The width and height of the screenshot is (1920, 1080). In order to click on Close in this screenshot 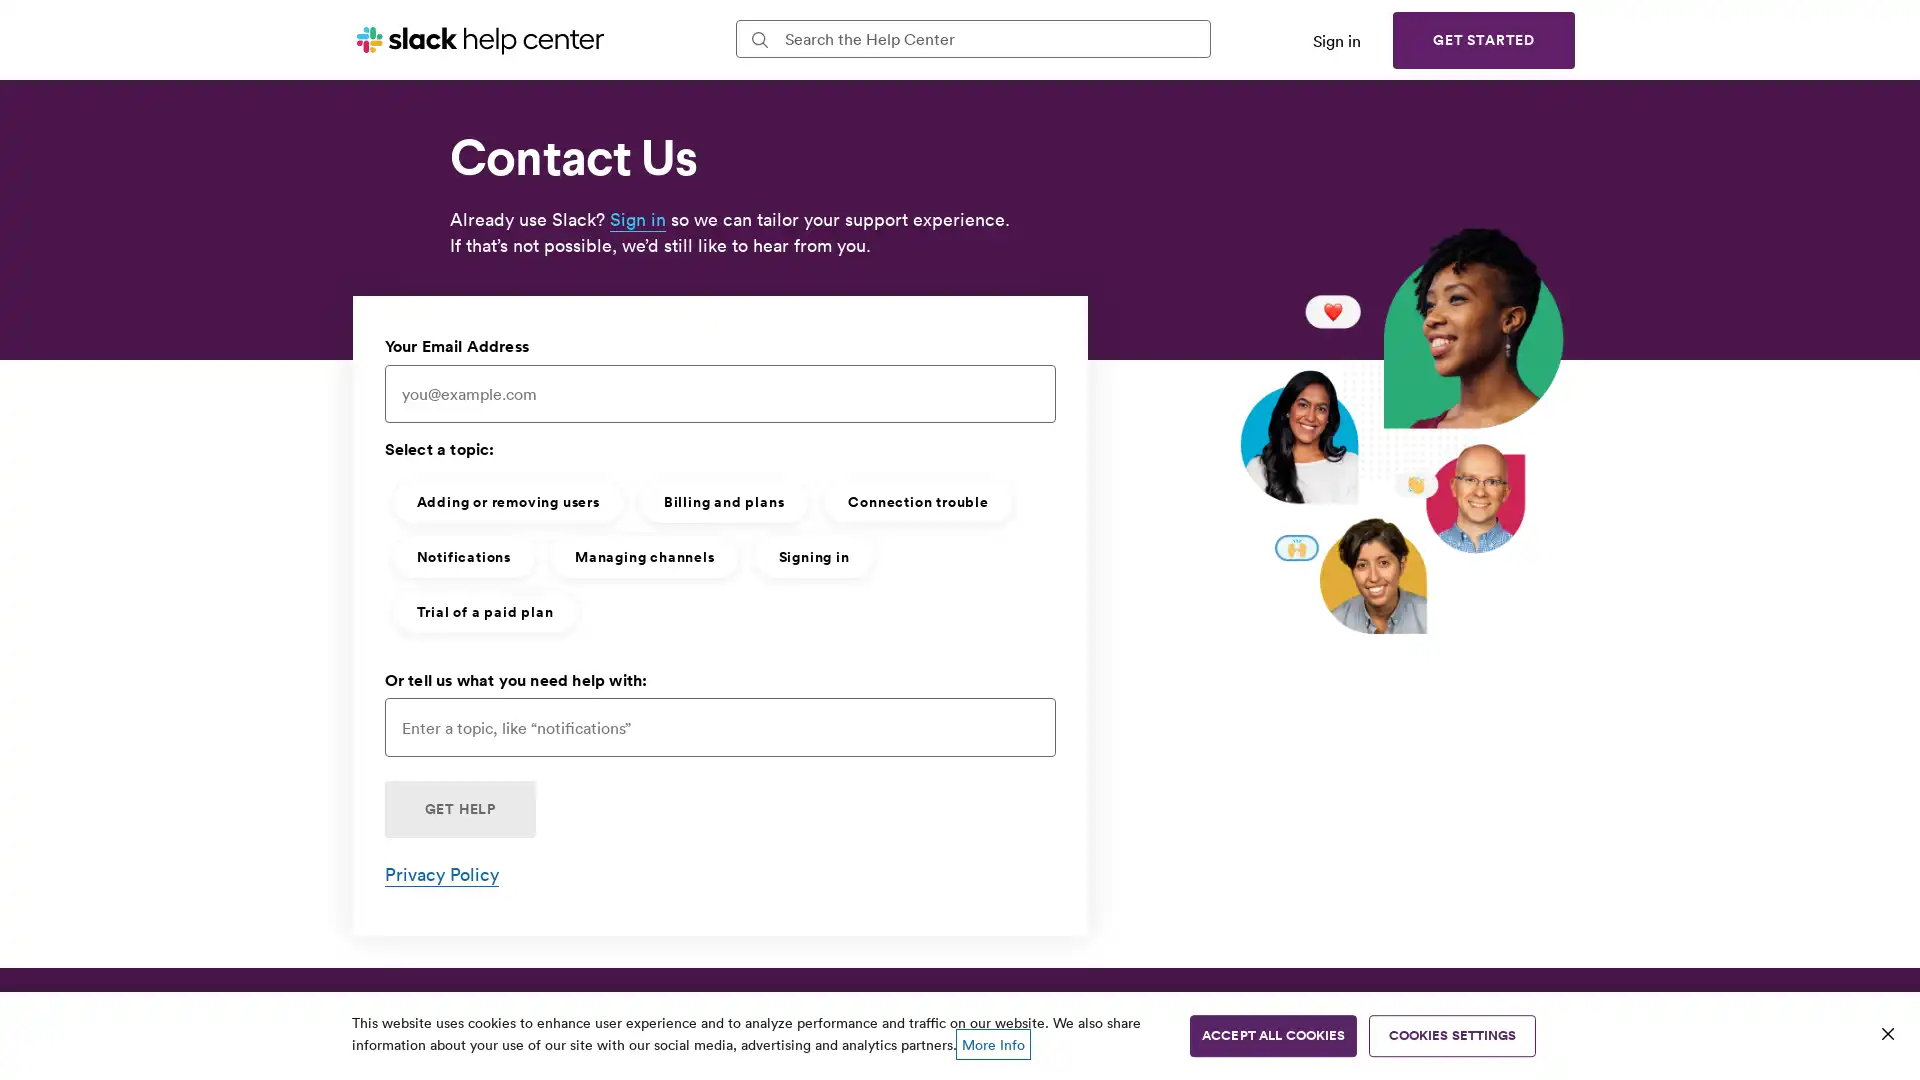, I will do `click(1886, 1033)`.